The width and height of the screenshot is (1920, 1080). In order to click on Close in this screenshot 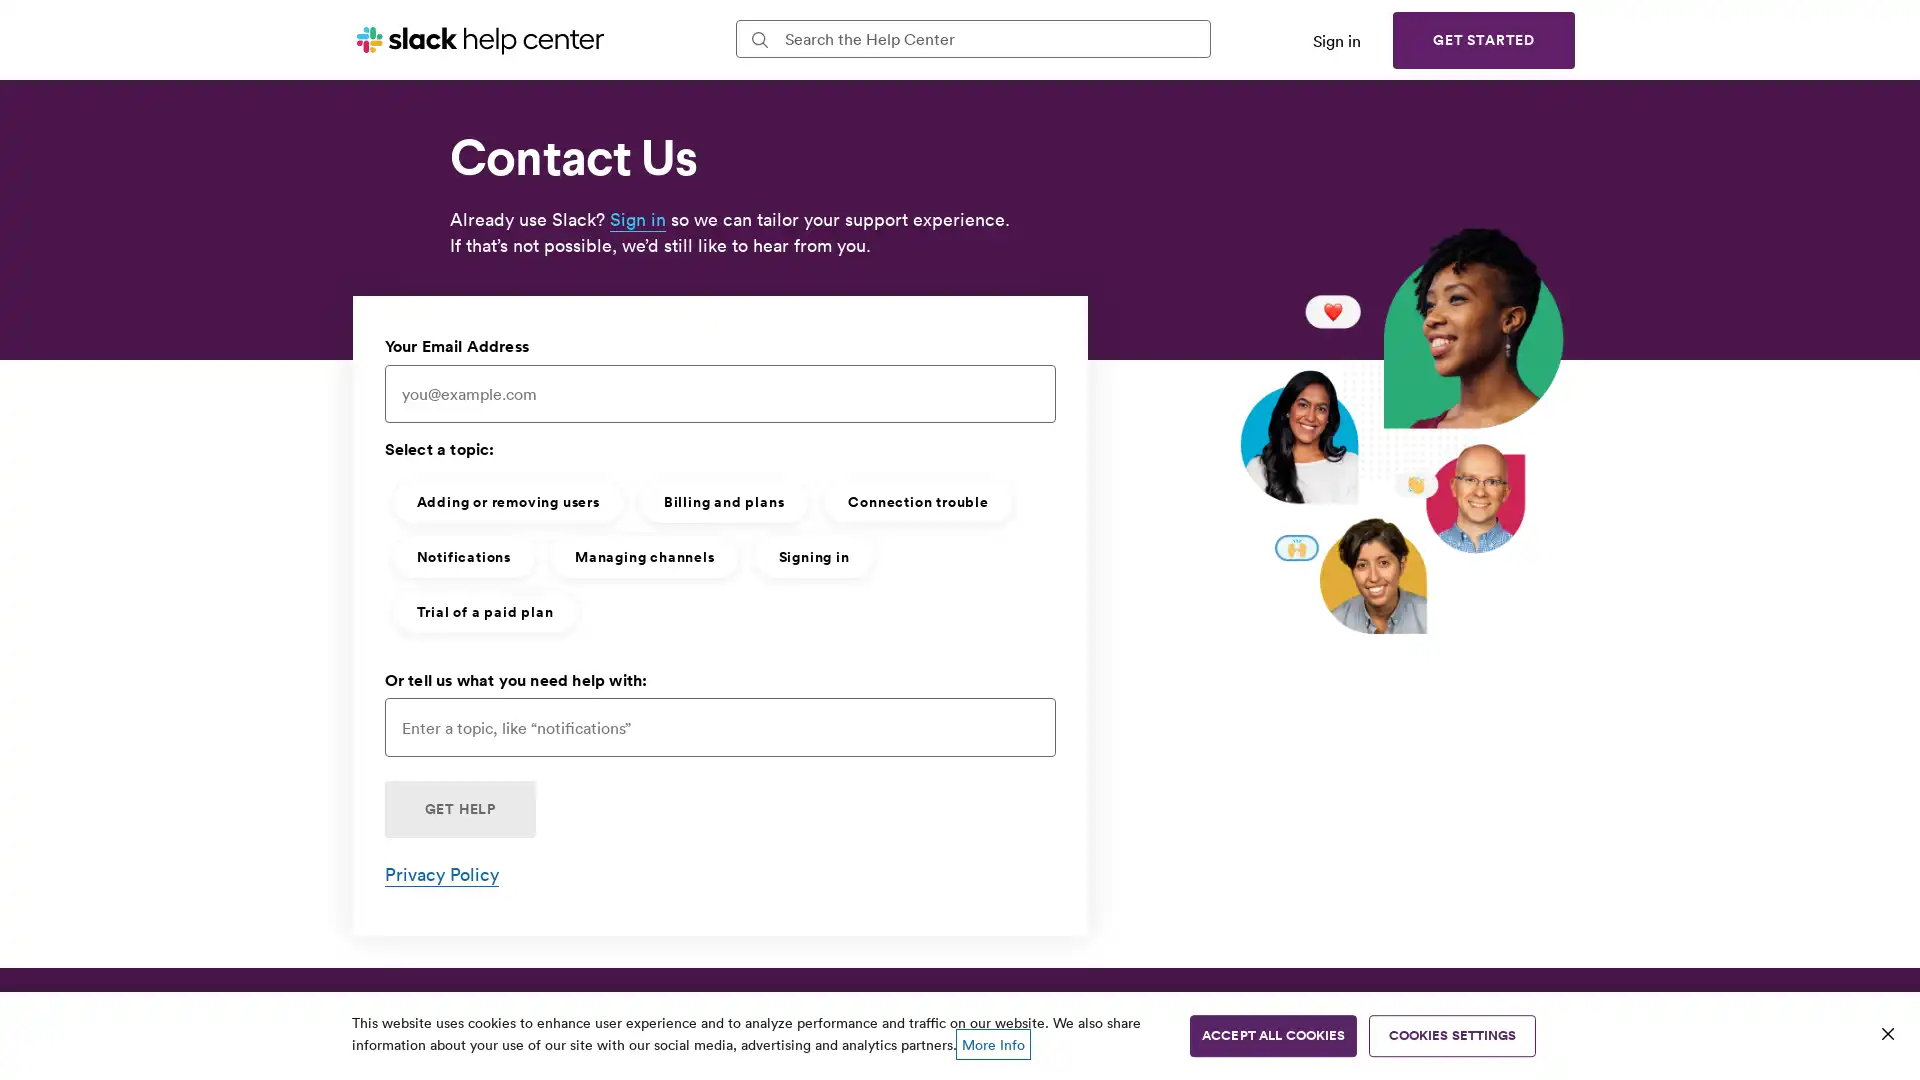, I will do `click(1886, 1033)`.